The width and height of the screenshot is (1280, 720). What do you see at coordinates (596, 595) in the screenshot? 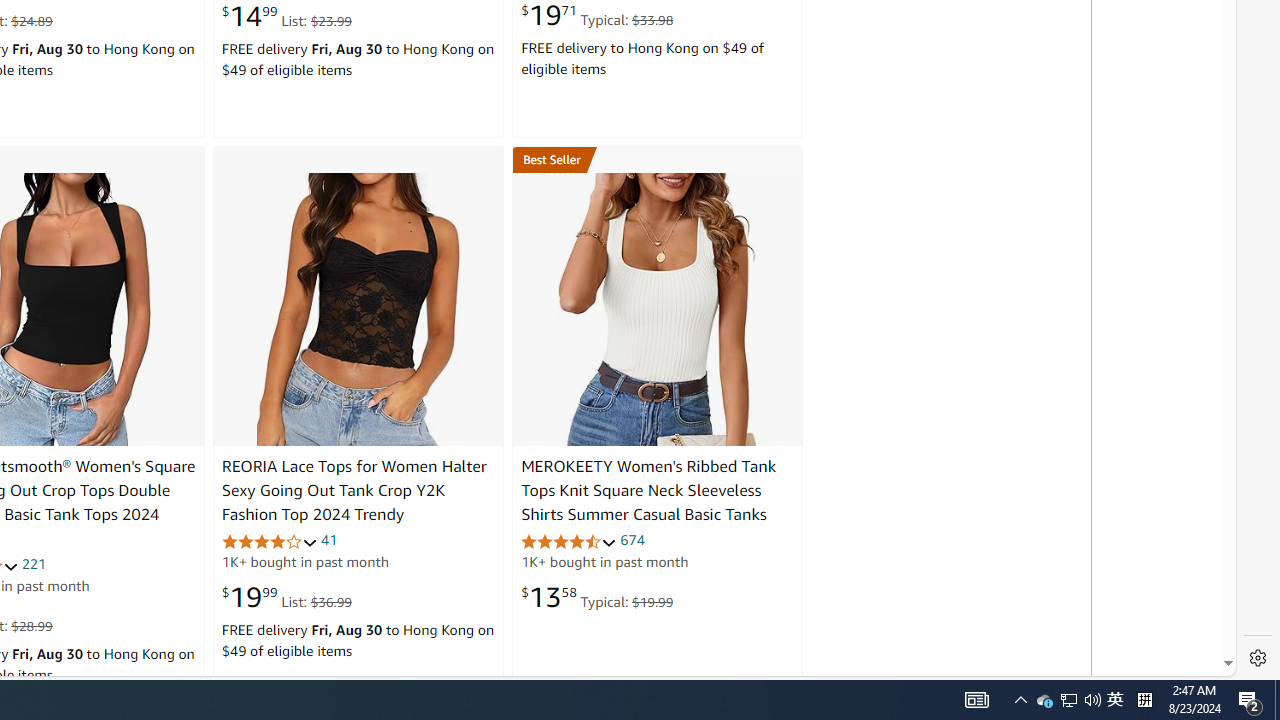
I see `'$13.58 Typical: $19.99'` at bounding box center [596, 595].